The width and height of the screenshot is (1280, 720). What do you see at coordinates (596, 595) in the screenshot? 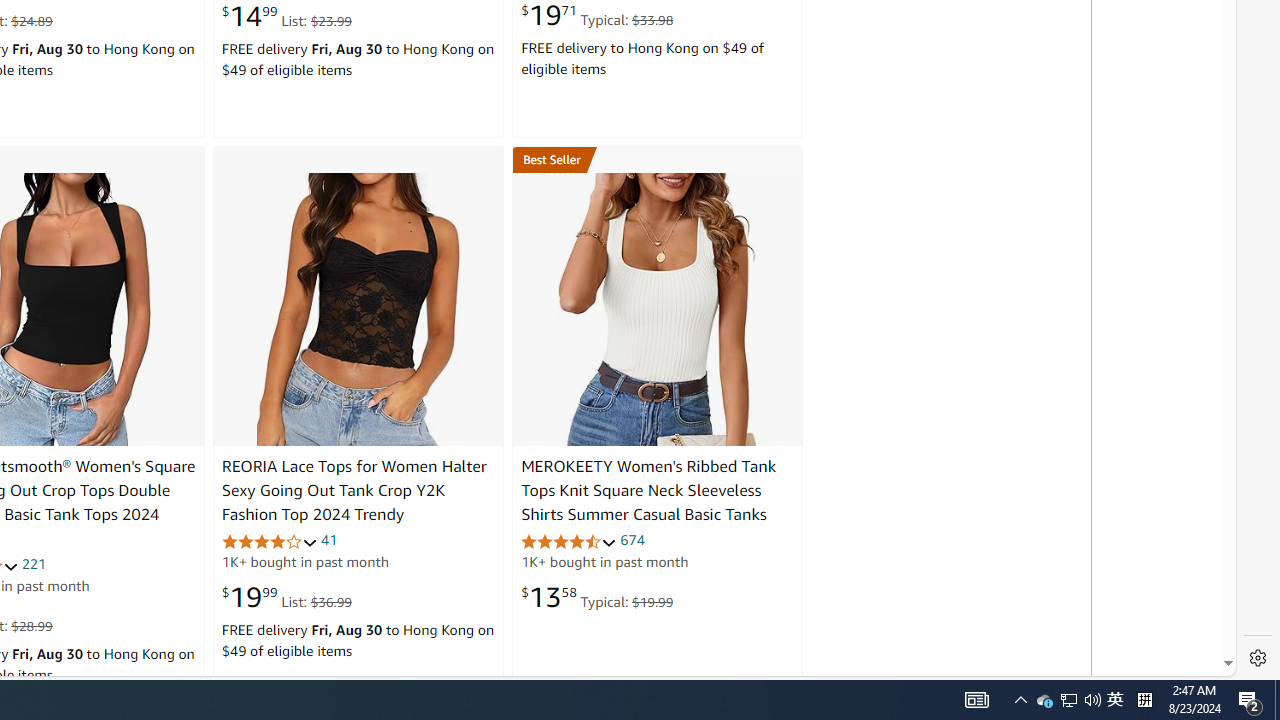
I see `'$13.58 Typical: $19.99'` at bounding box center [596, 595].